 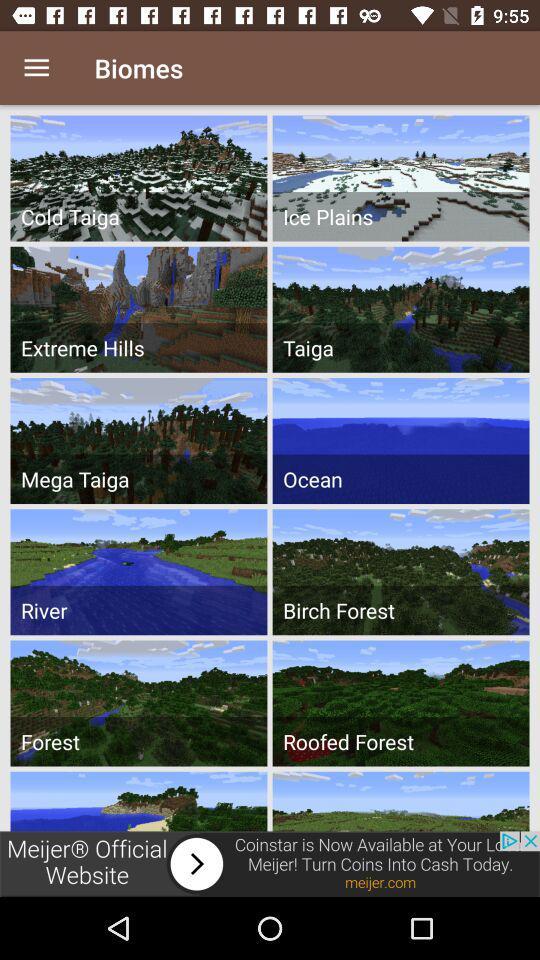 What do you see at coordinates (270, 863) in the screenshot?
I see `visit advertised website` at bounding box center [270, 863].